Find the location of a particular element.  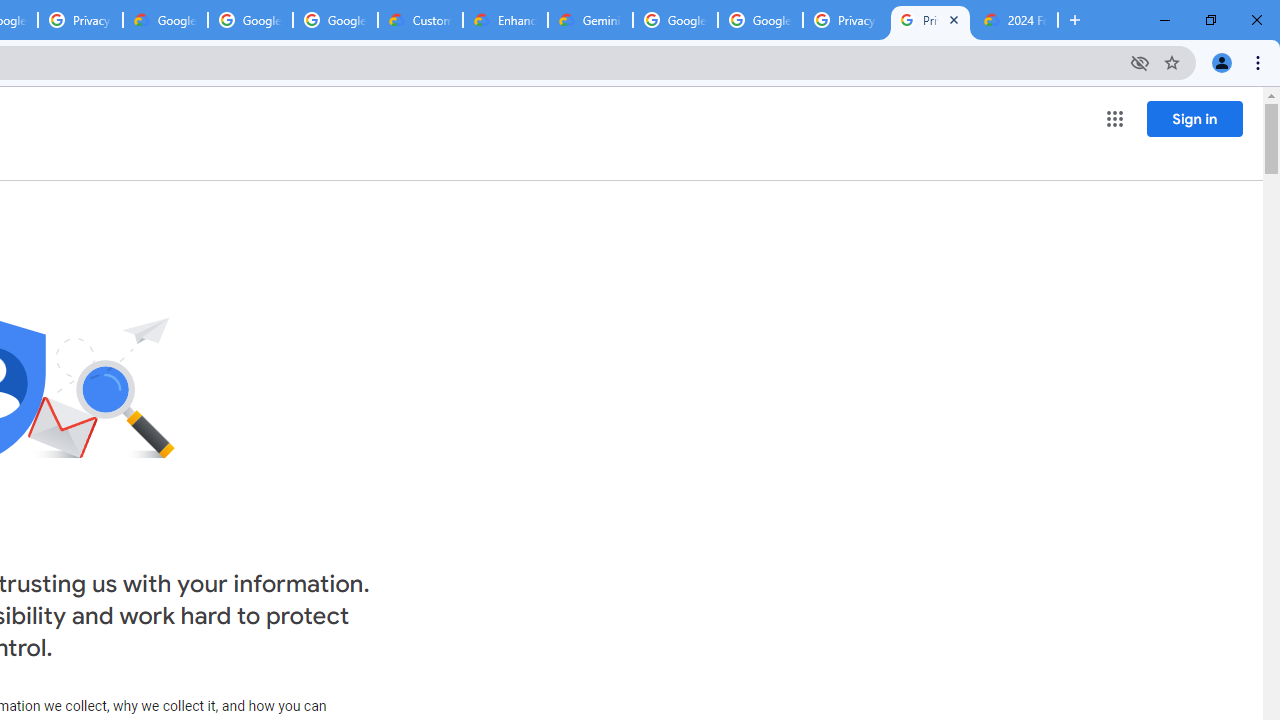

'Enhanced Support | Google Cloud' is located at coordinates (505, 20).